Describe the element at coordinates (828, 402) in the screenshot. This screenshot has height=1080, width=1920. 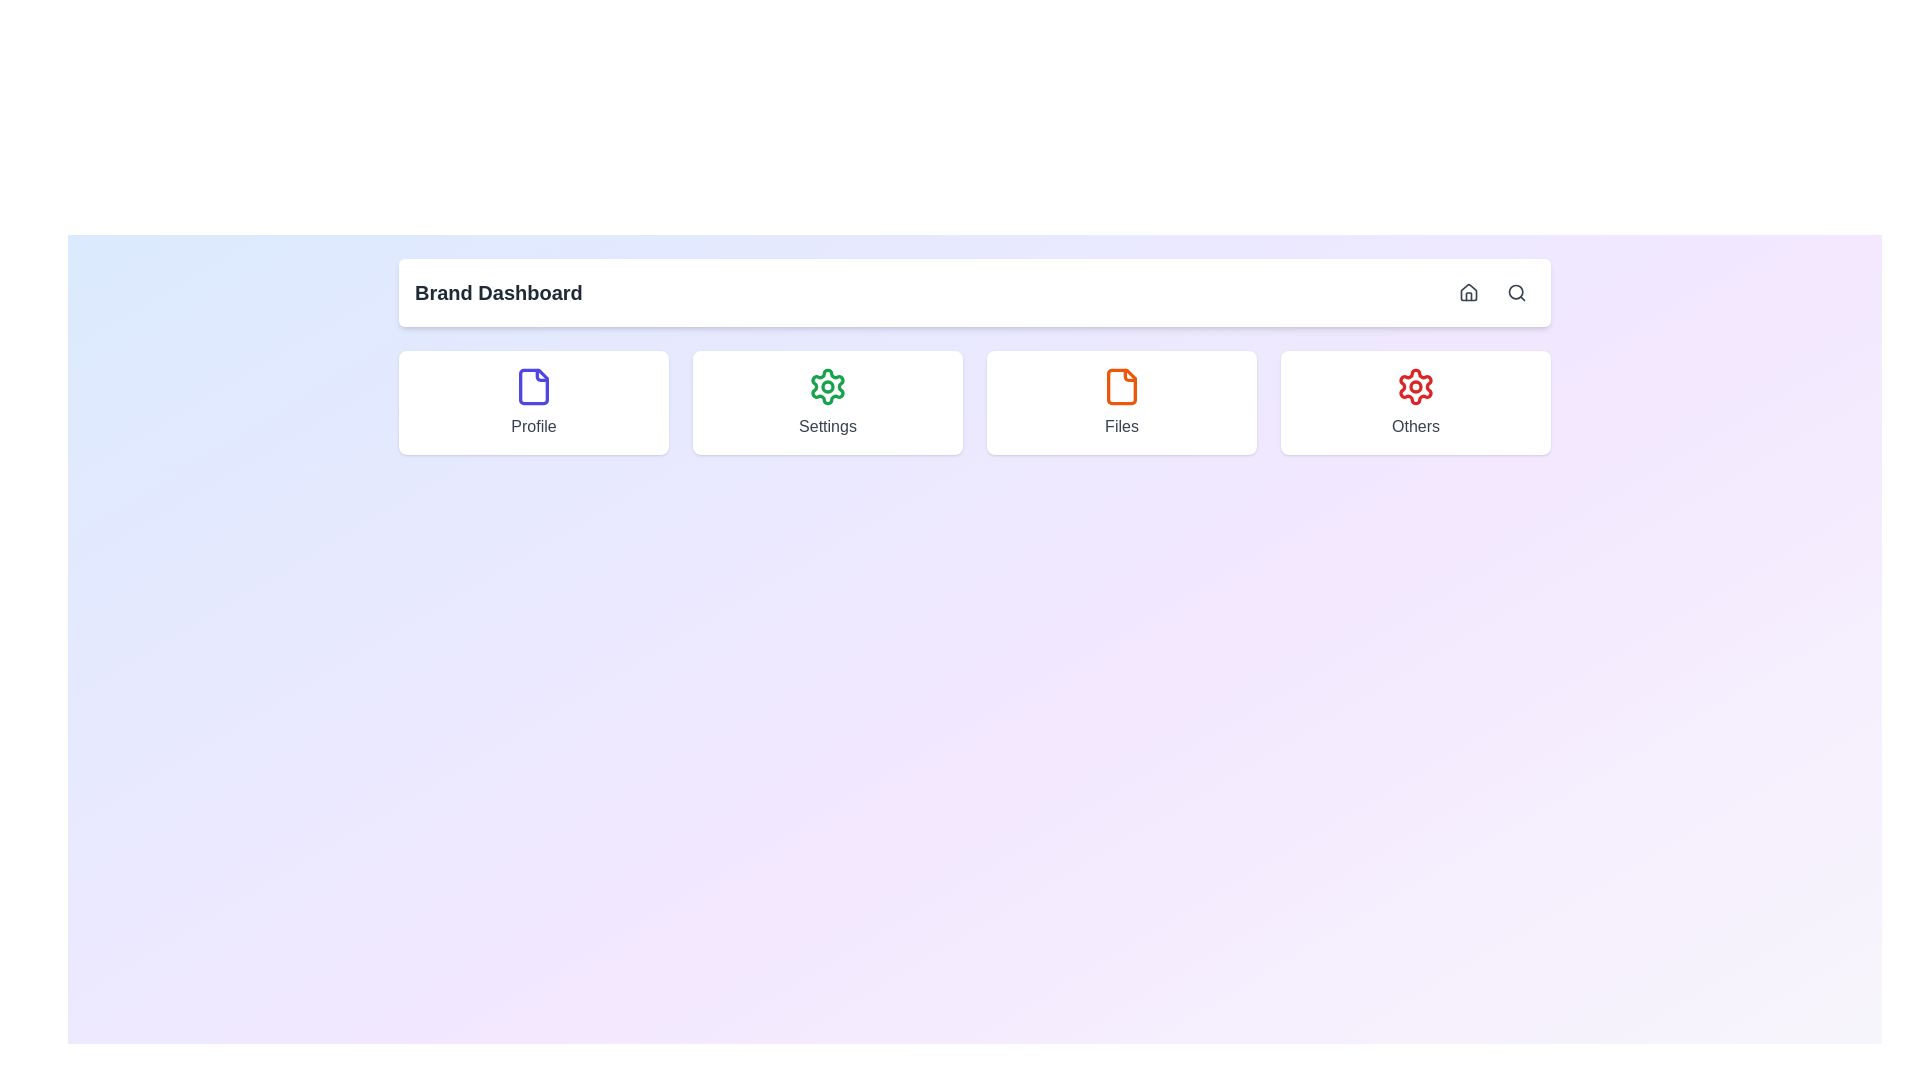
I see `the green gear icon button labeled 'Settings'` at that location.